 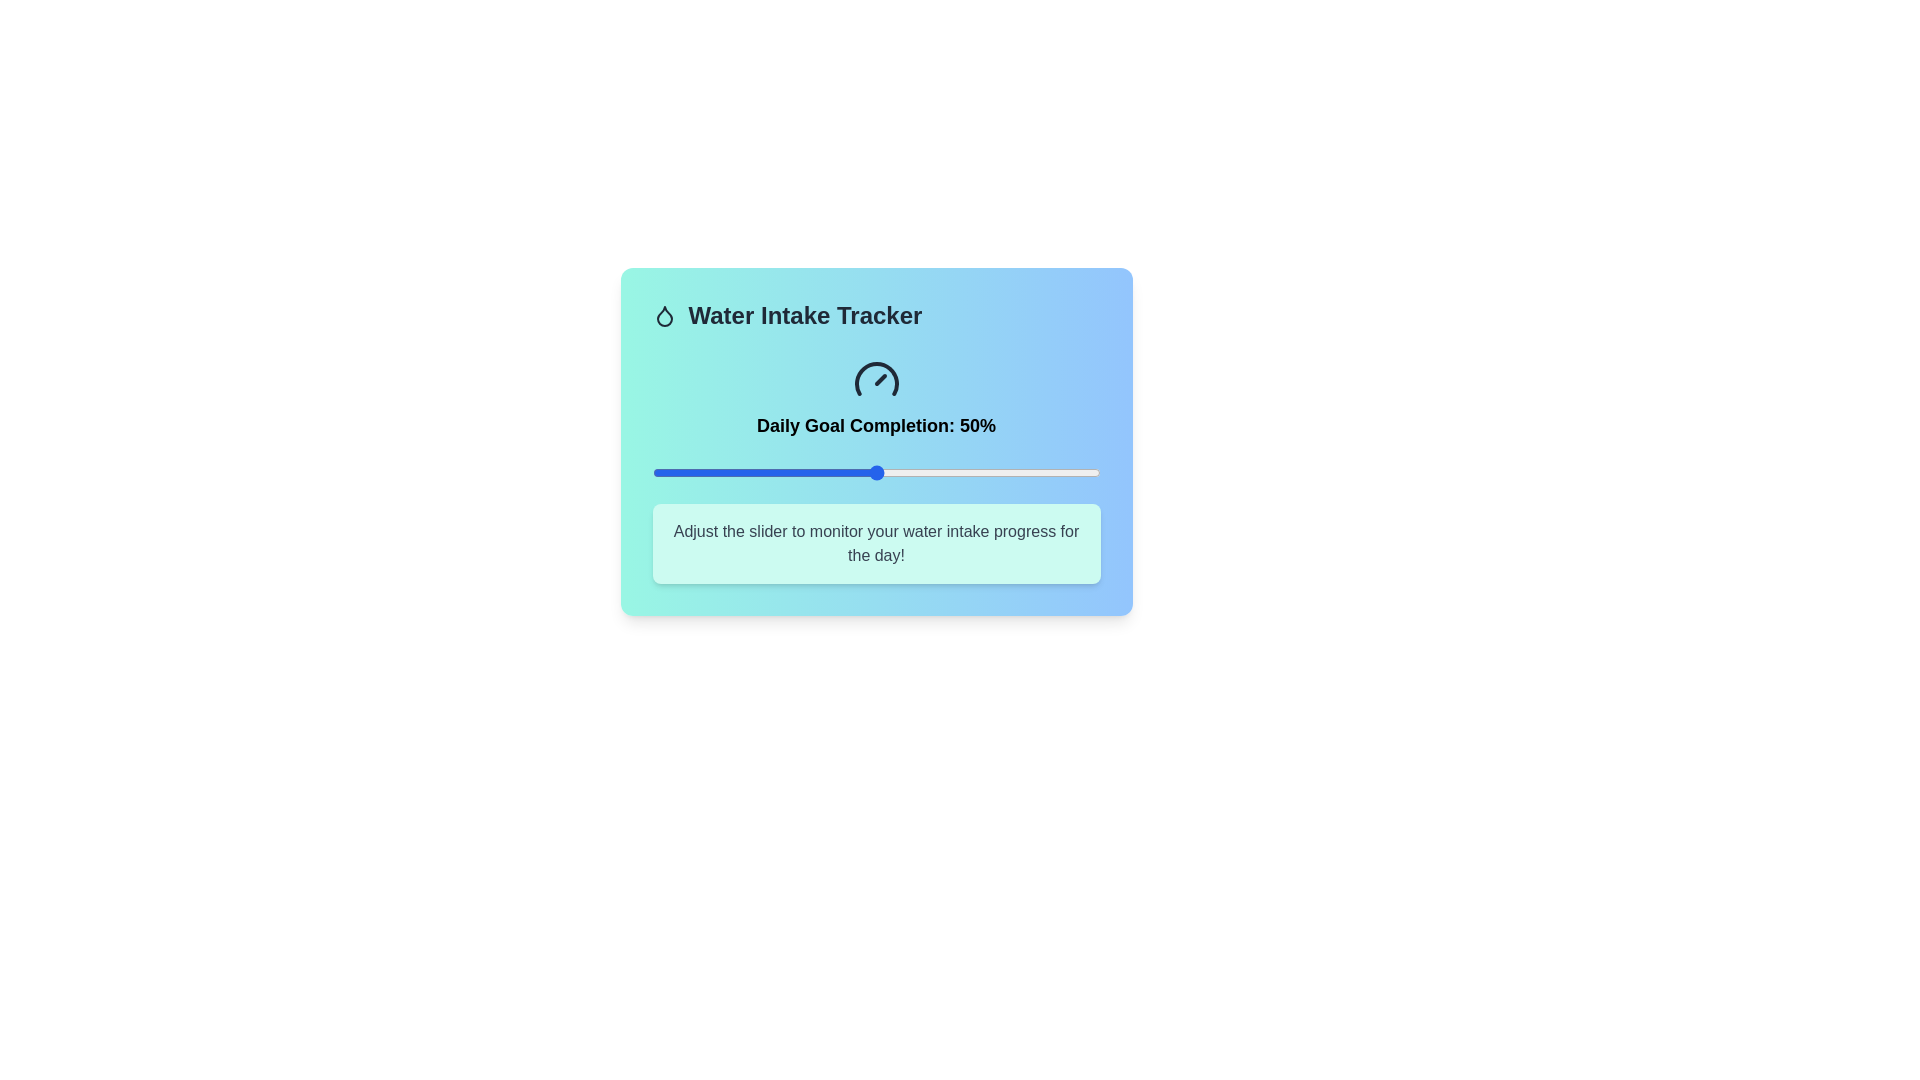 What do you see at coordinates (911, 473) in the screenshot?
I see `the slider to set the water intake percentage to 58%` at bounding box center [911, 473].